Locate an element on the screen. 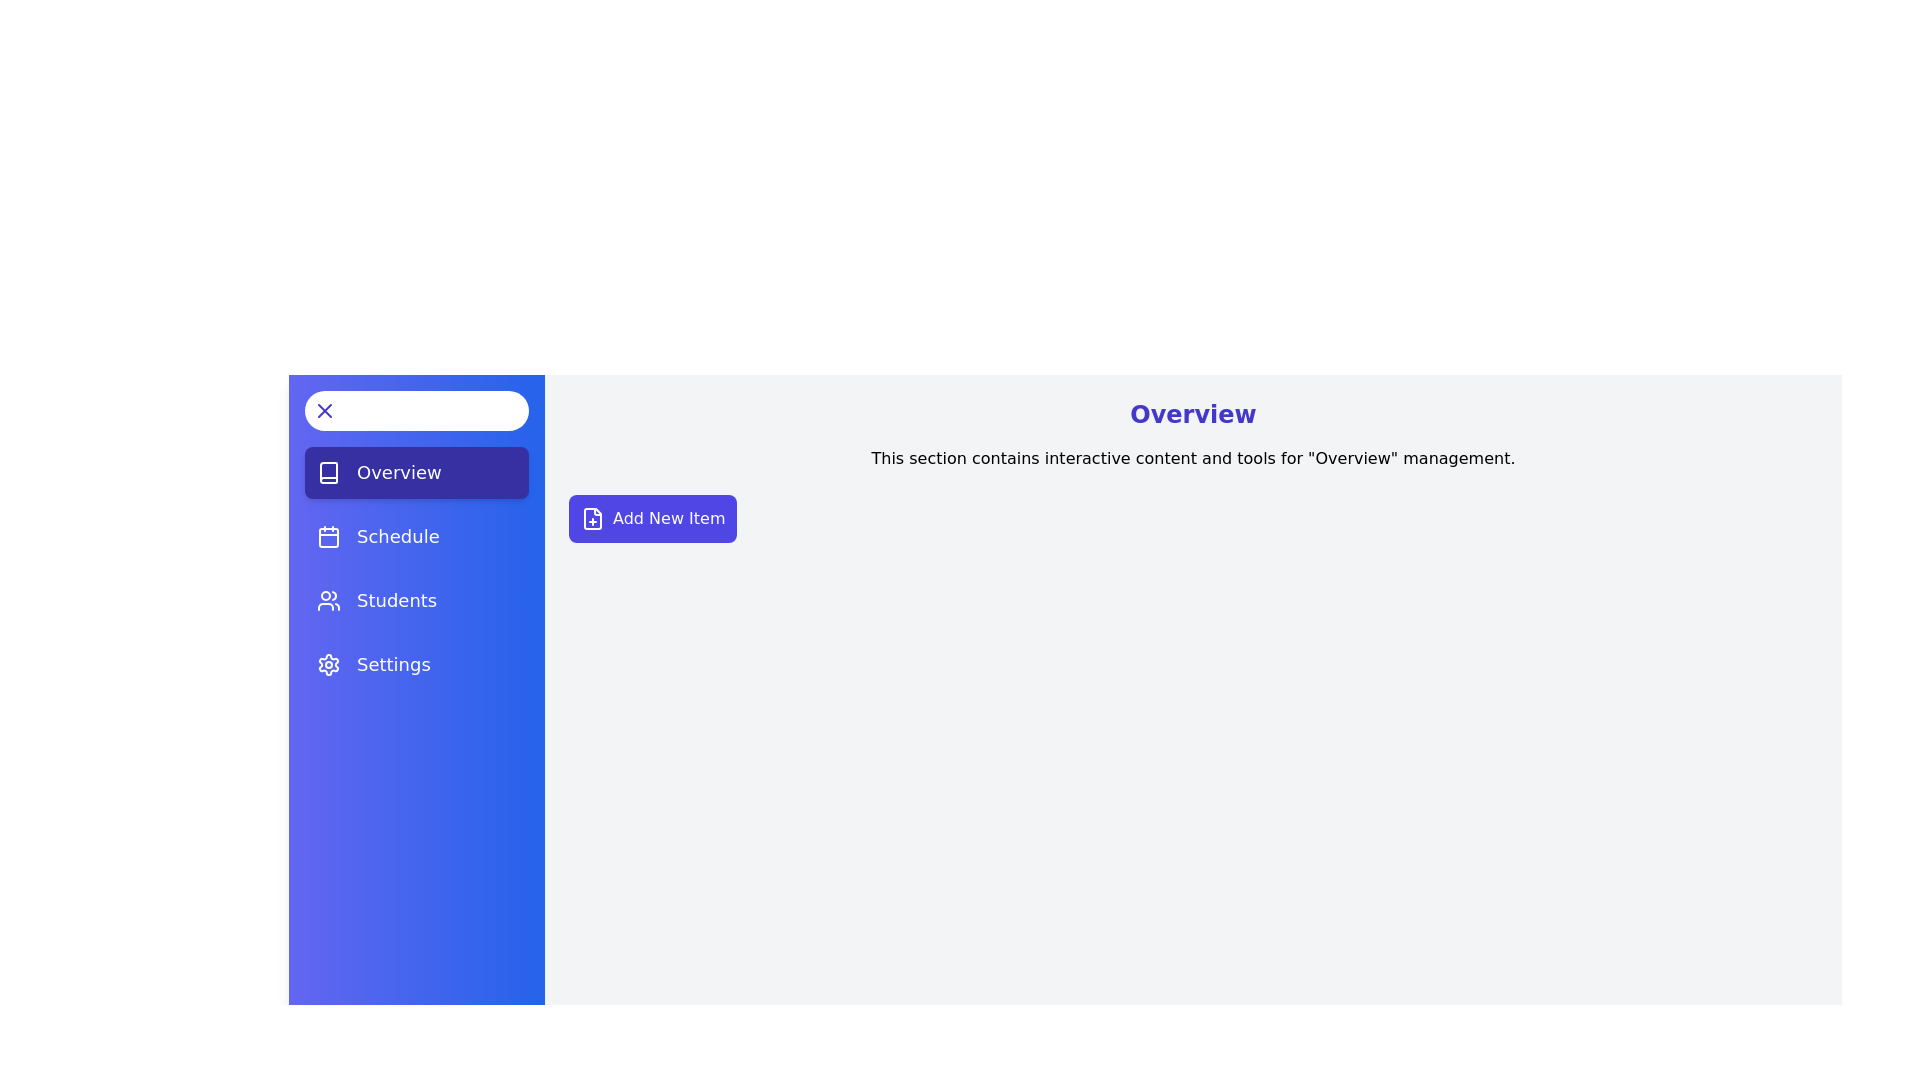 The width and height of the screenshot is (1920, 1080). the 'Add New Item' button to add a new item is located at coordinates (652, 518).